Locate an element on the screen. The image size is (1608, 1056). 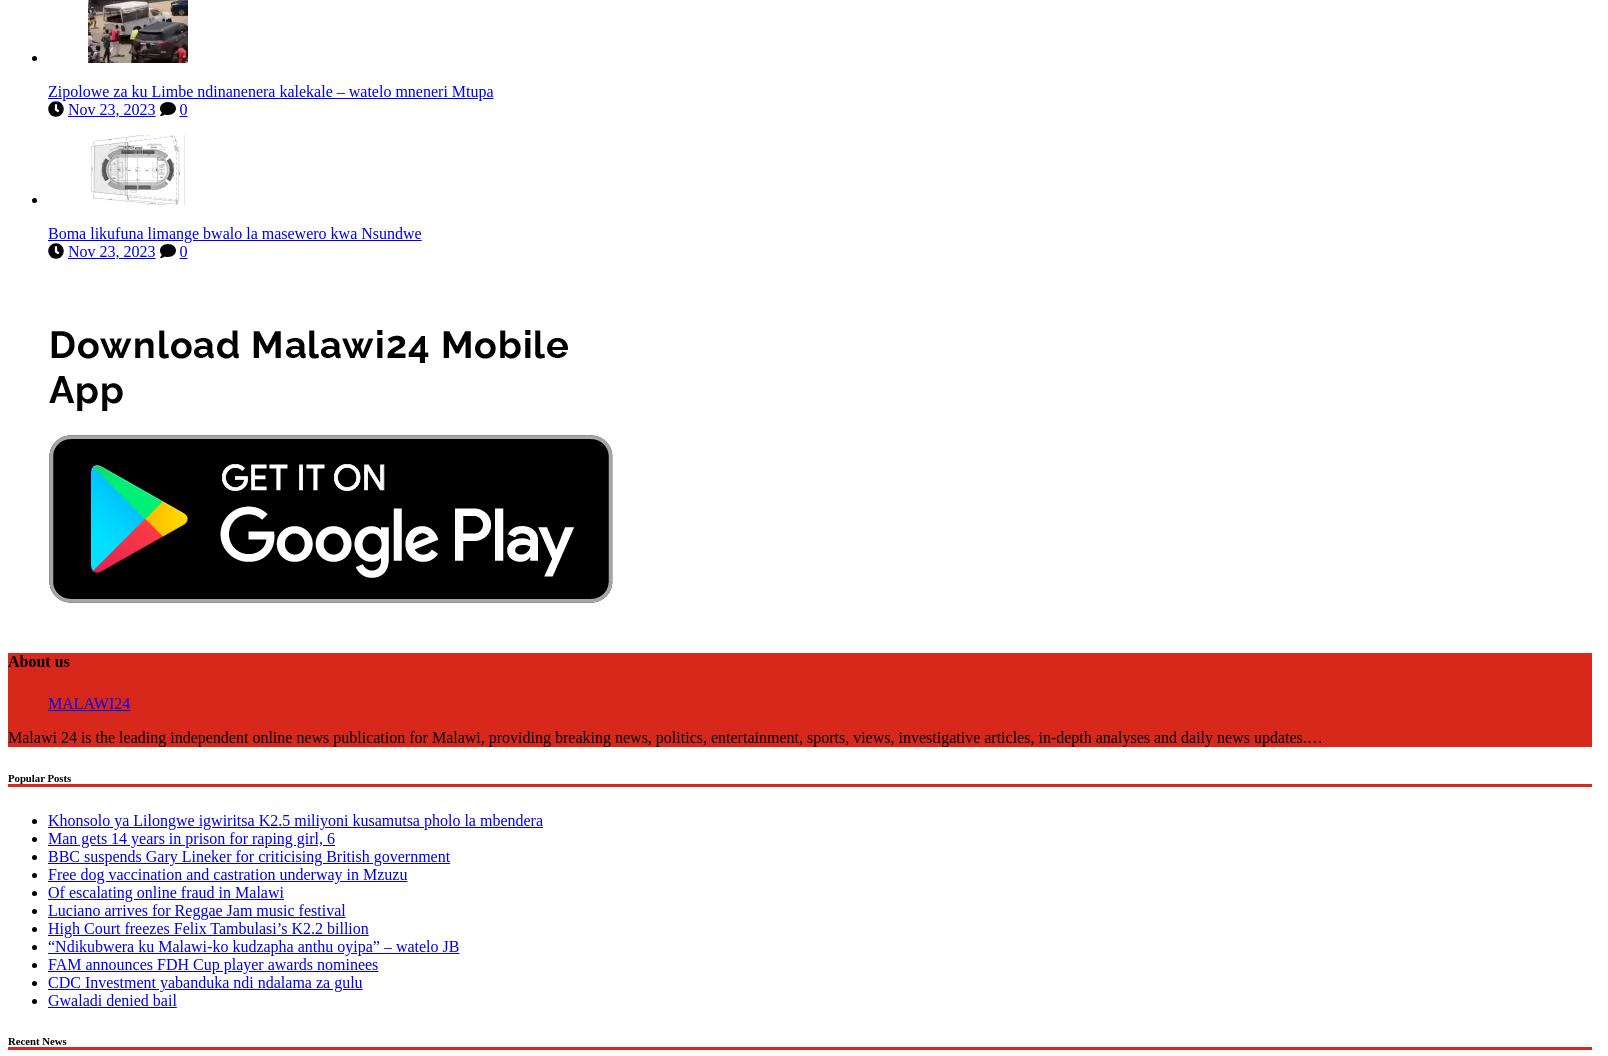
'“Ndikubwera ku Malawi-ko kudzapha anthu oyipa” – watelo JB' is located at coordinates (253, 942).